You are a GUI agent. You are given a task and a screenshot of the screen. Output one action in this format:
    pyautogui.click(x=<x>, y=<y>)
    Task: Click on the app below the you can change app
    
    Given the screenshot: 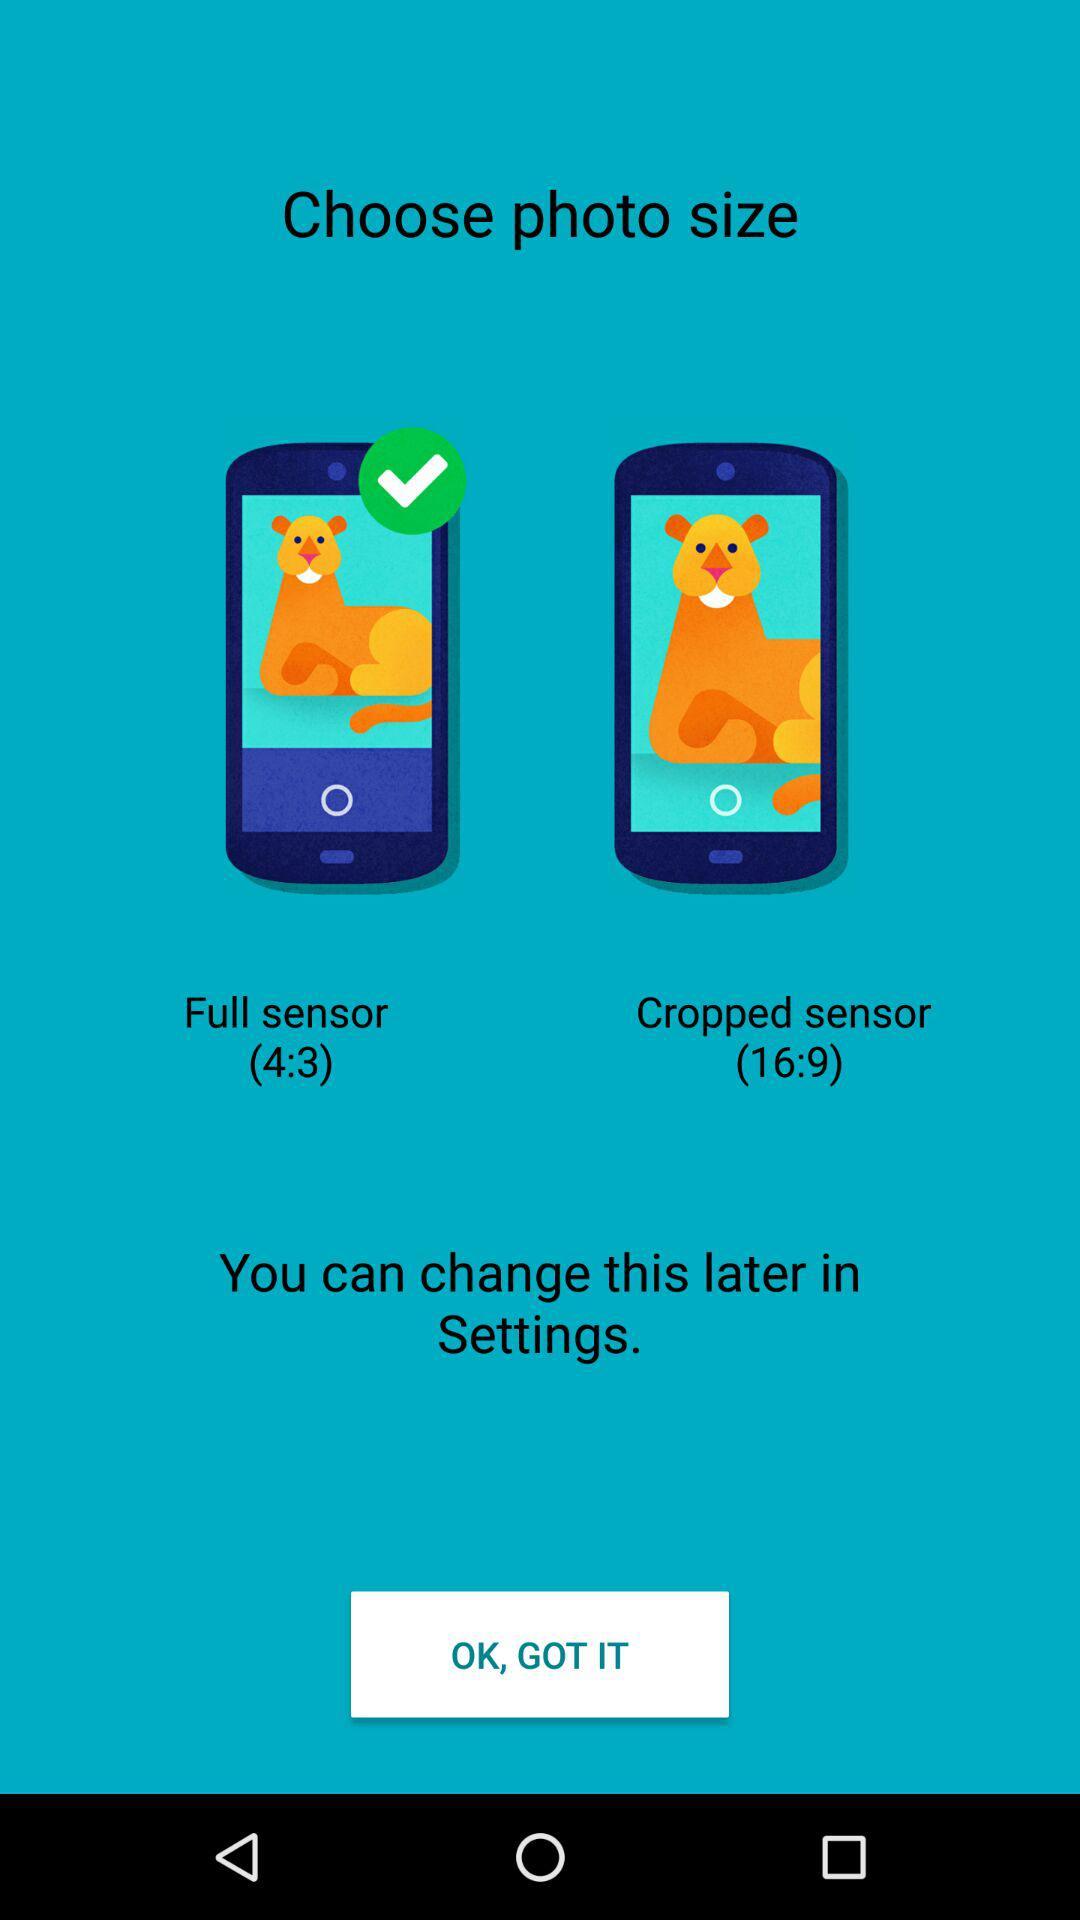 What is the action you would take?
    pyautogui.click(x=540, y=1654)
    